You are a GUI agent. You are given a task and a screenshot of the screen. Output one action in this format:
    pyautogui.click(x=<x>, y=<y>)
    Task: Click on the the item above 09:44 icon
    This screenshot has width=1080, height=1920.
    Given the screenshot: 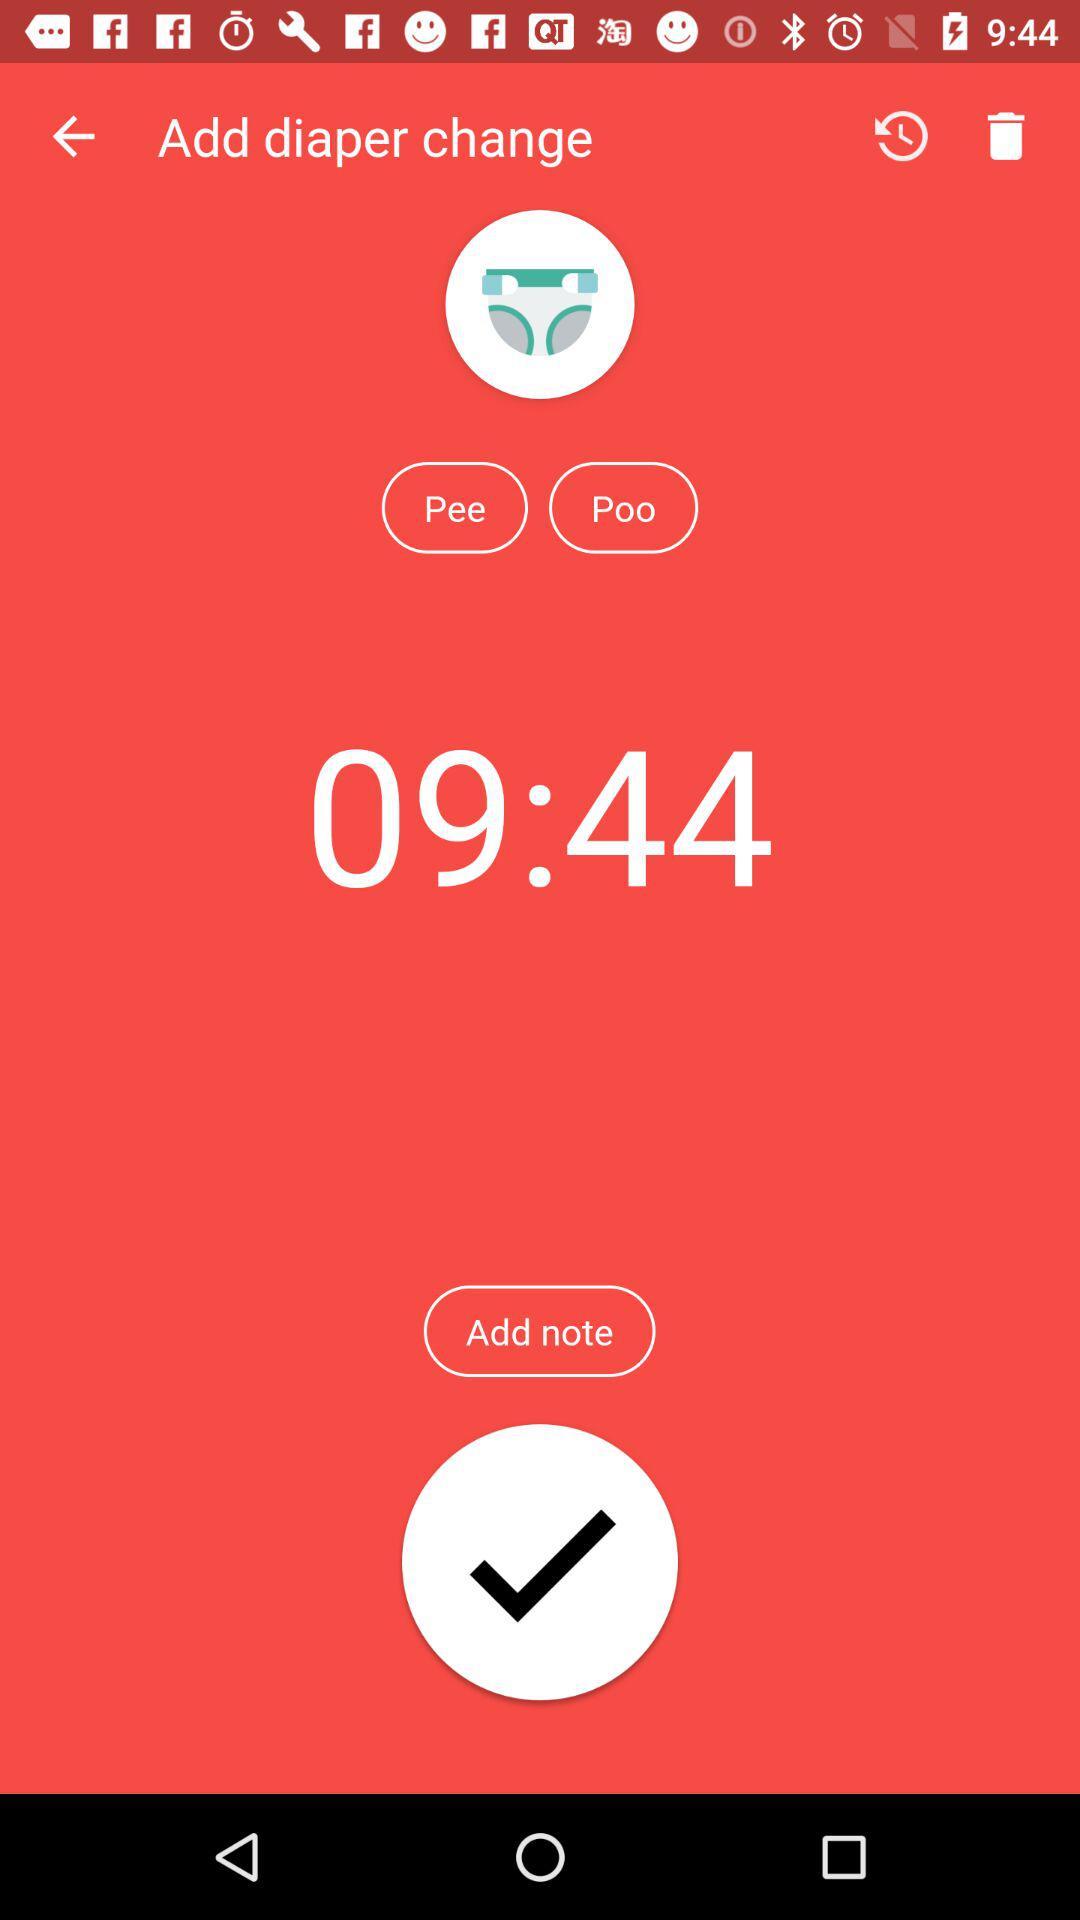 What is the action you would take?
    pyautogui.click(x=454, y=507)
    